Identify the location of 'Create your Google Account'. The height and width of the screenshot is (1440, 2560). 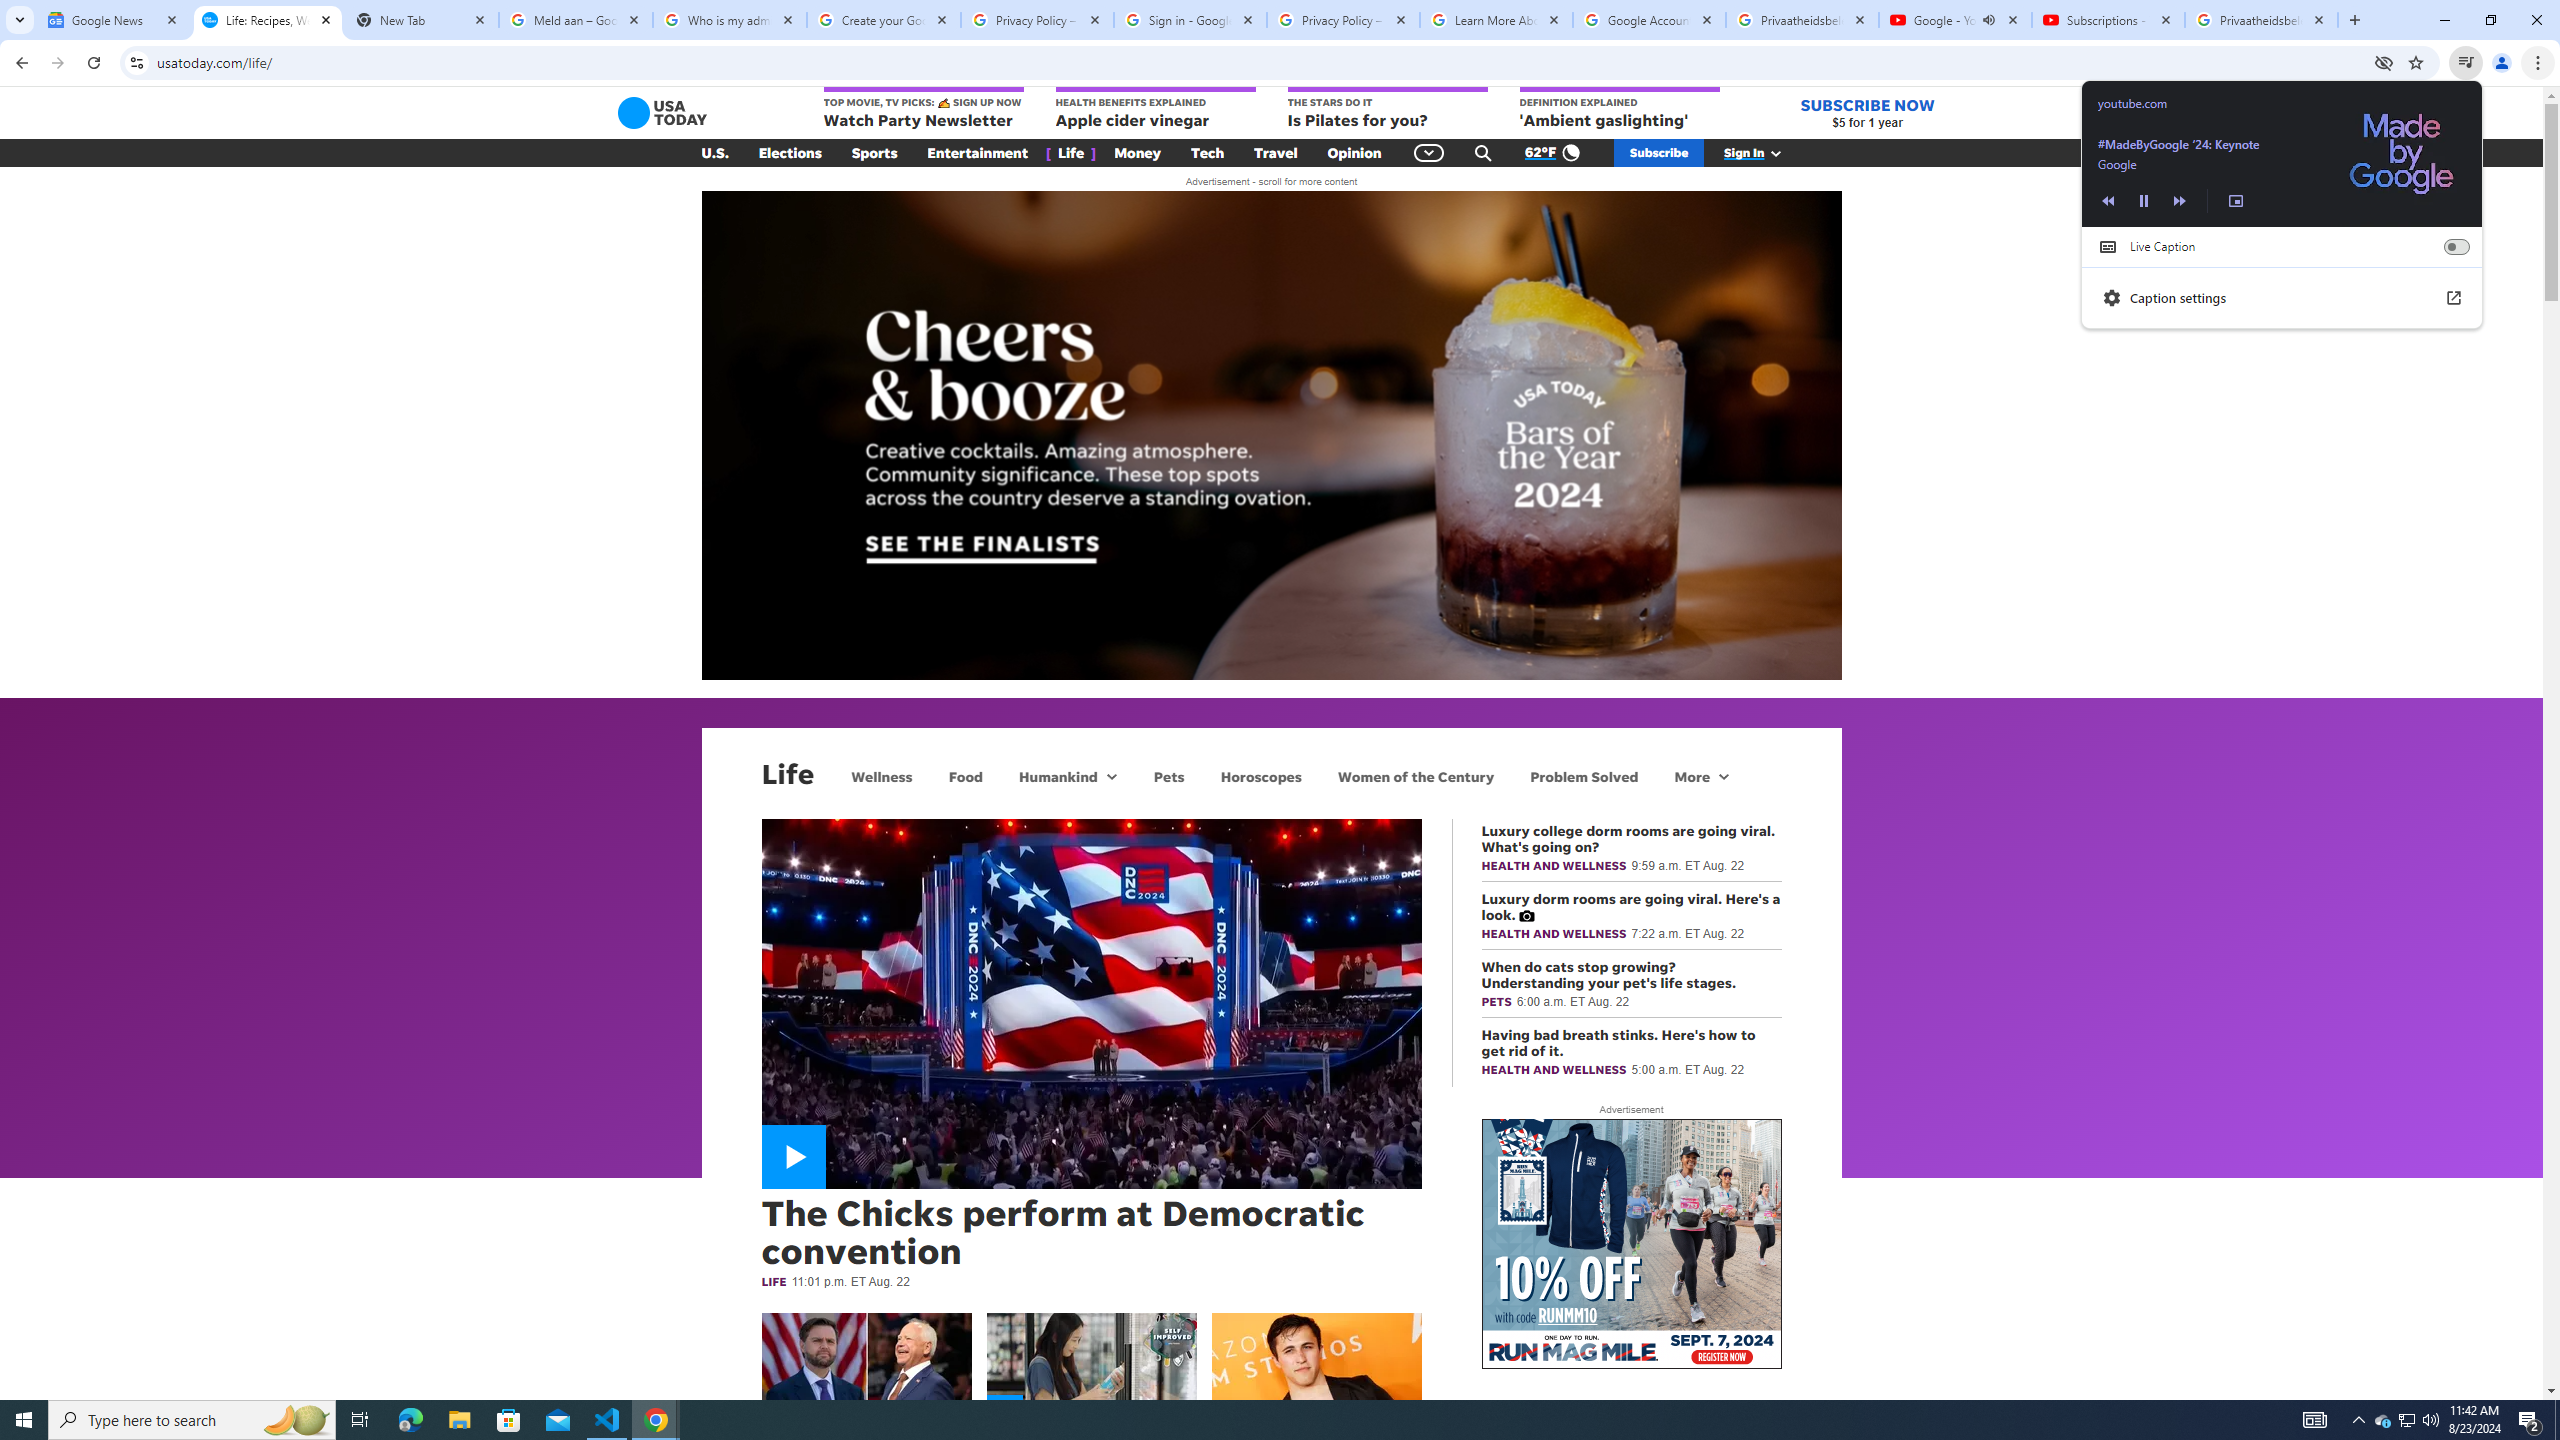
(884, 19).